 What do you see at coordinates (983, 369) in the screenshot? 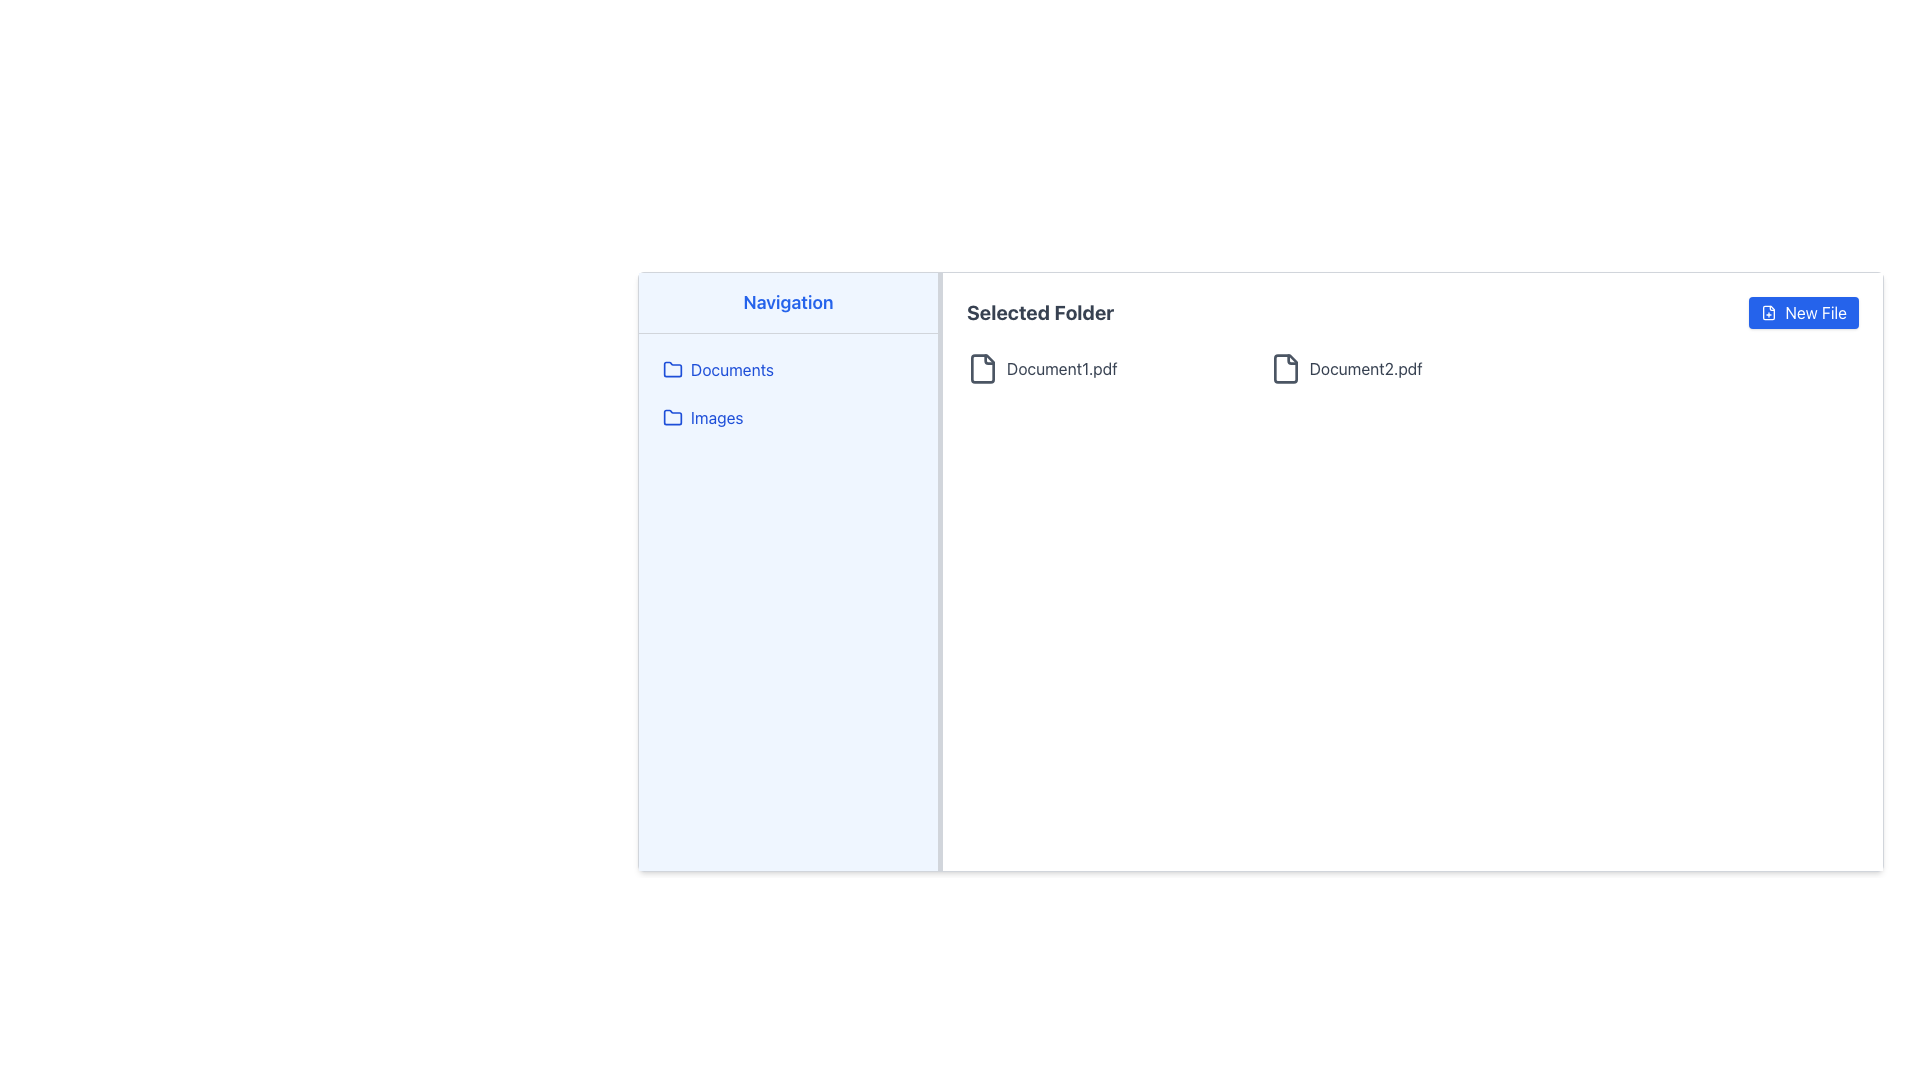
I see `the SVG icon representing the document file, which is located to the left of the text label 'Document1.pdf' in the document selection area` at bounding box center [983, 369].